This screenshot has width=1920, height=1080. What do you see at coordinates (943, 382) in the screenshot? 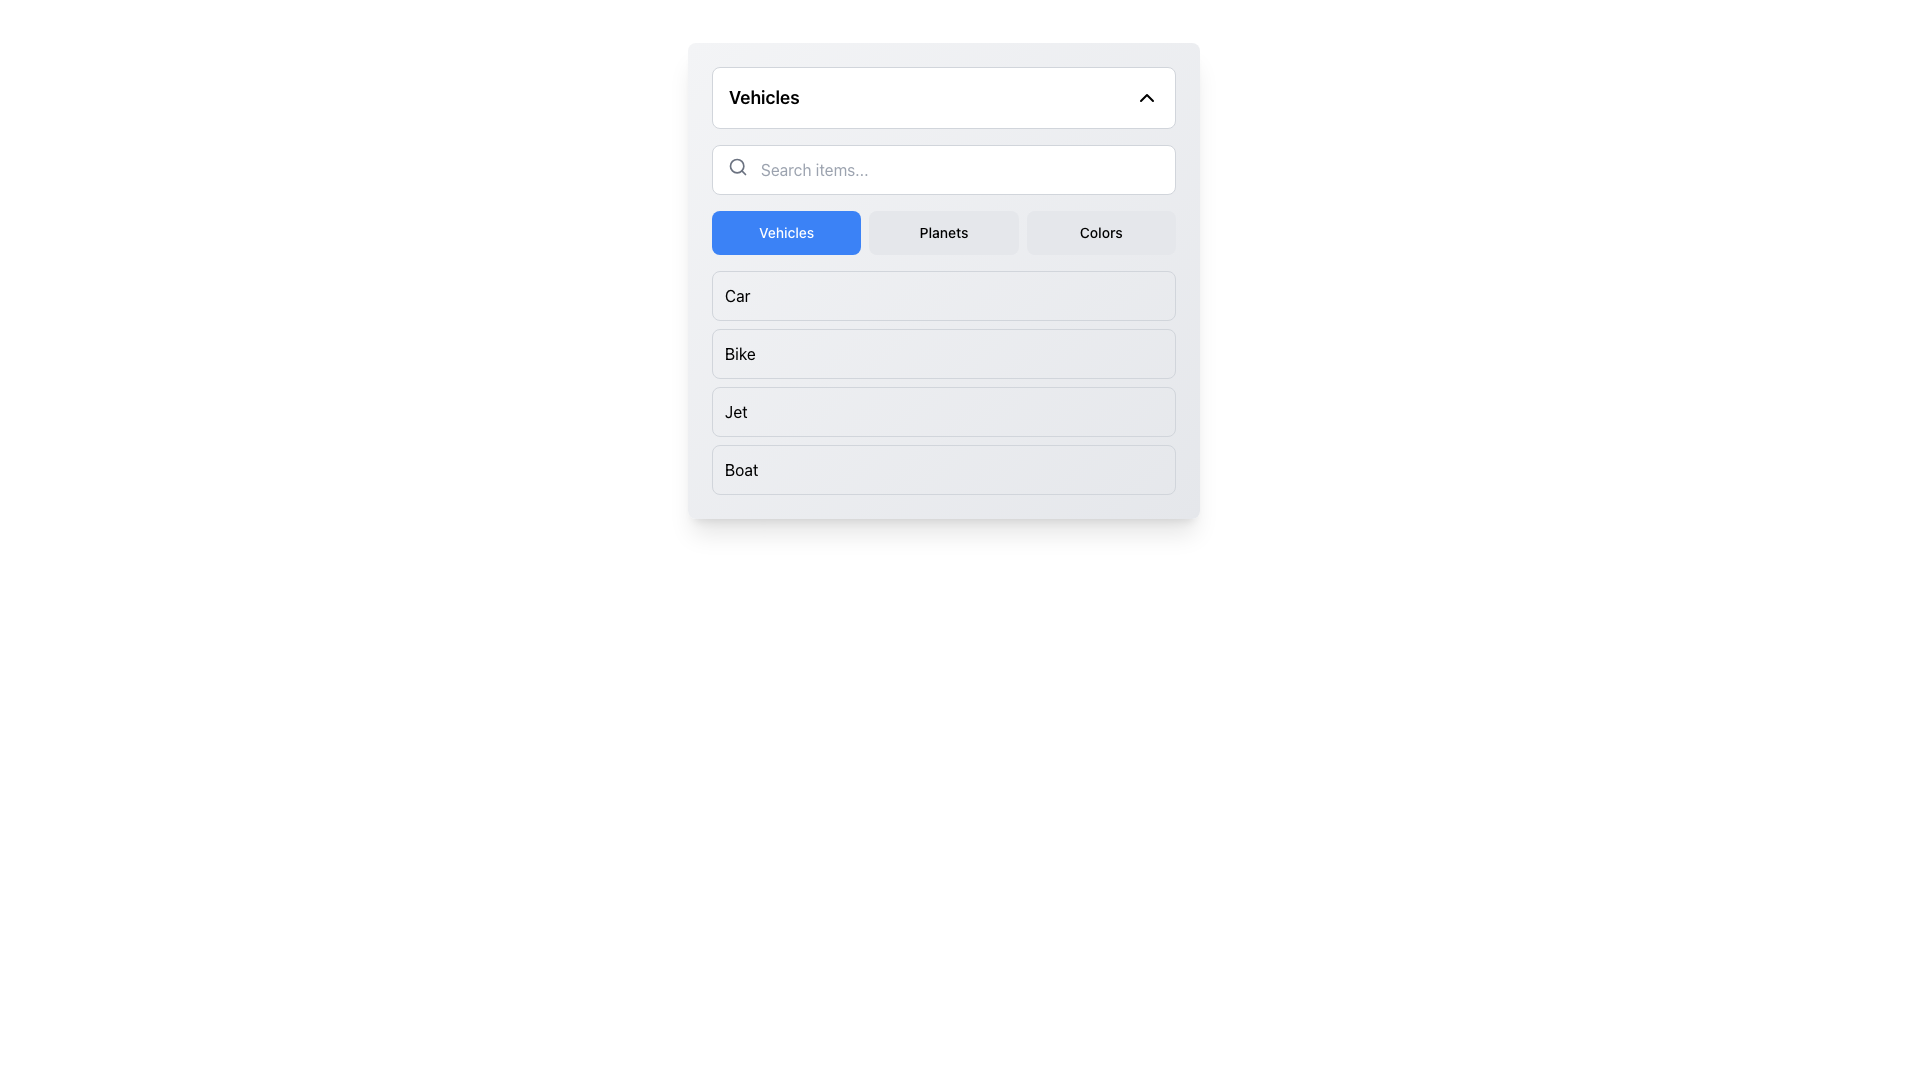
I see `the vertically stacked list component containing items 'Car', 'Bike', 'Jet', and 'Boat'` at bounding box center [943, 382].